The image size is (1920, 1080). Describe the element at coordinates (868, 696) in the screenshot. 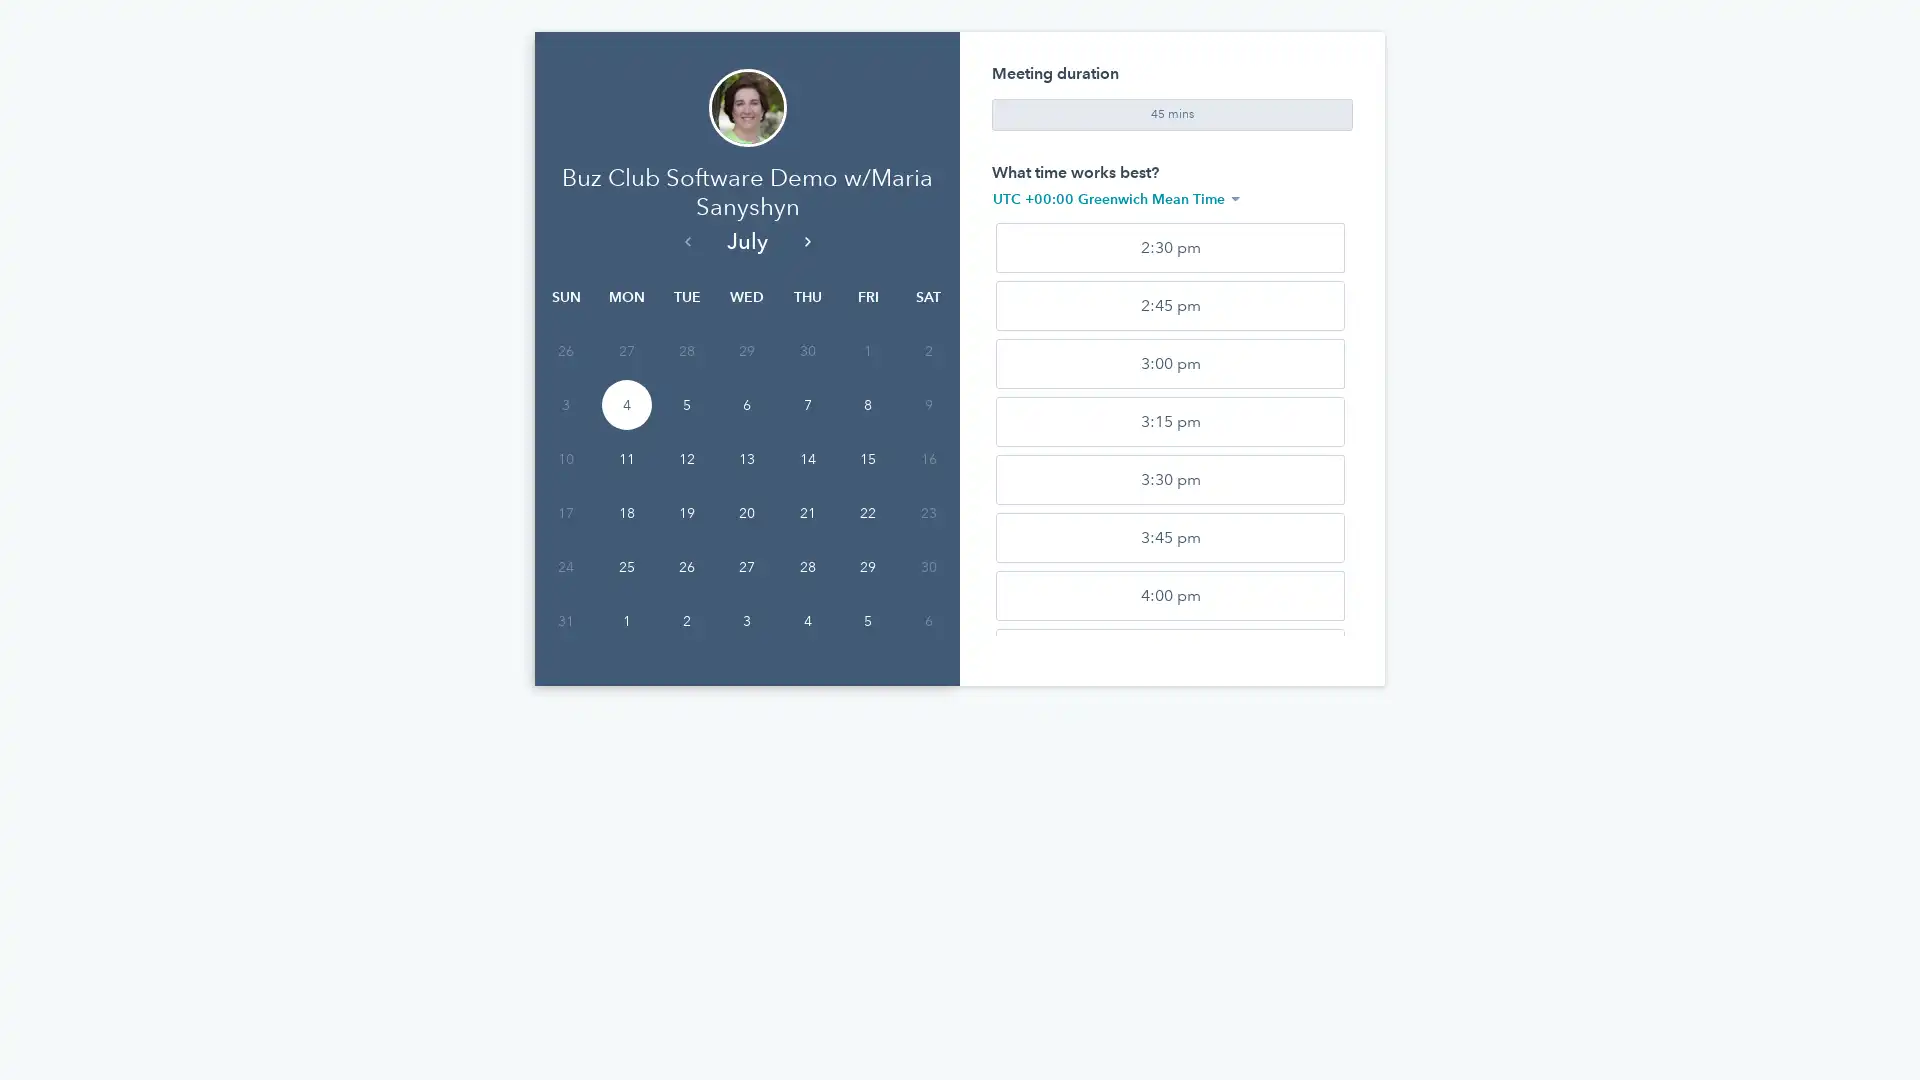

I see `August 5th` at that location.